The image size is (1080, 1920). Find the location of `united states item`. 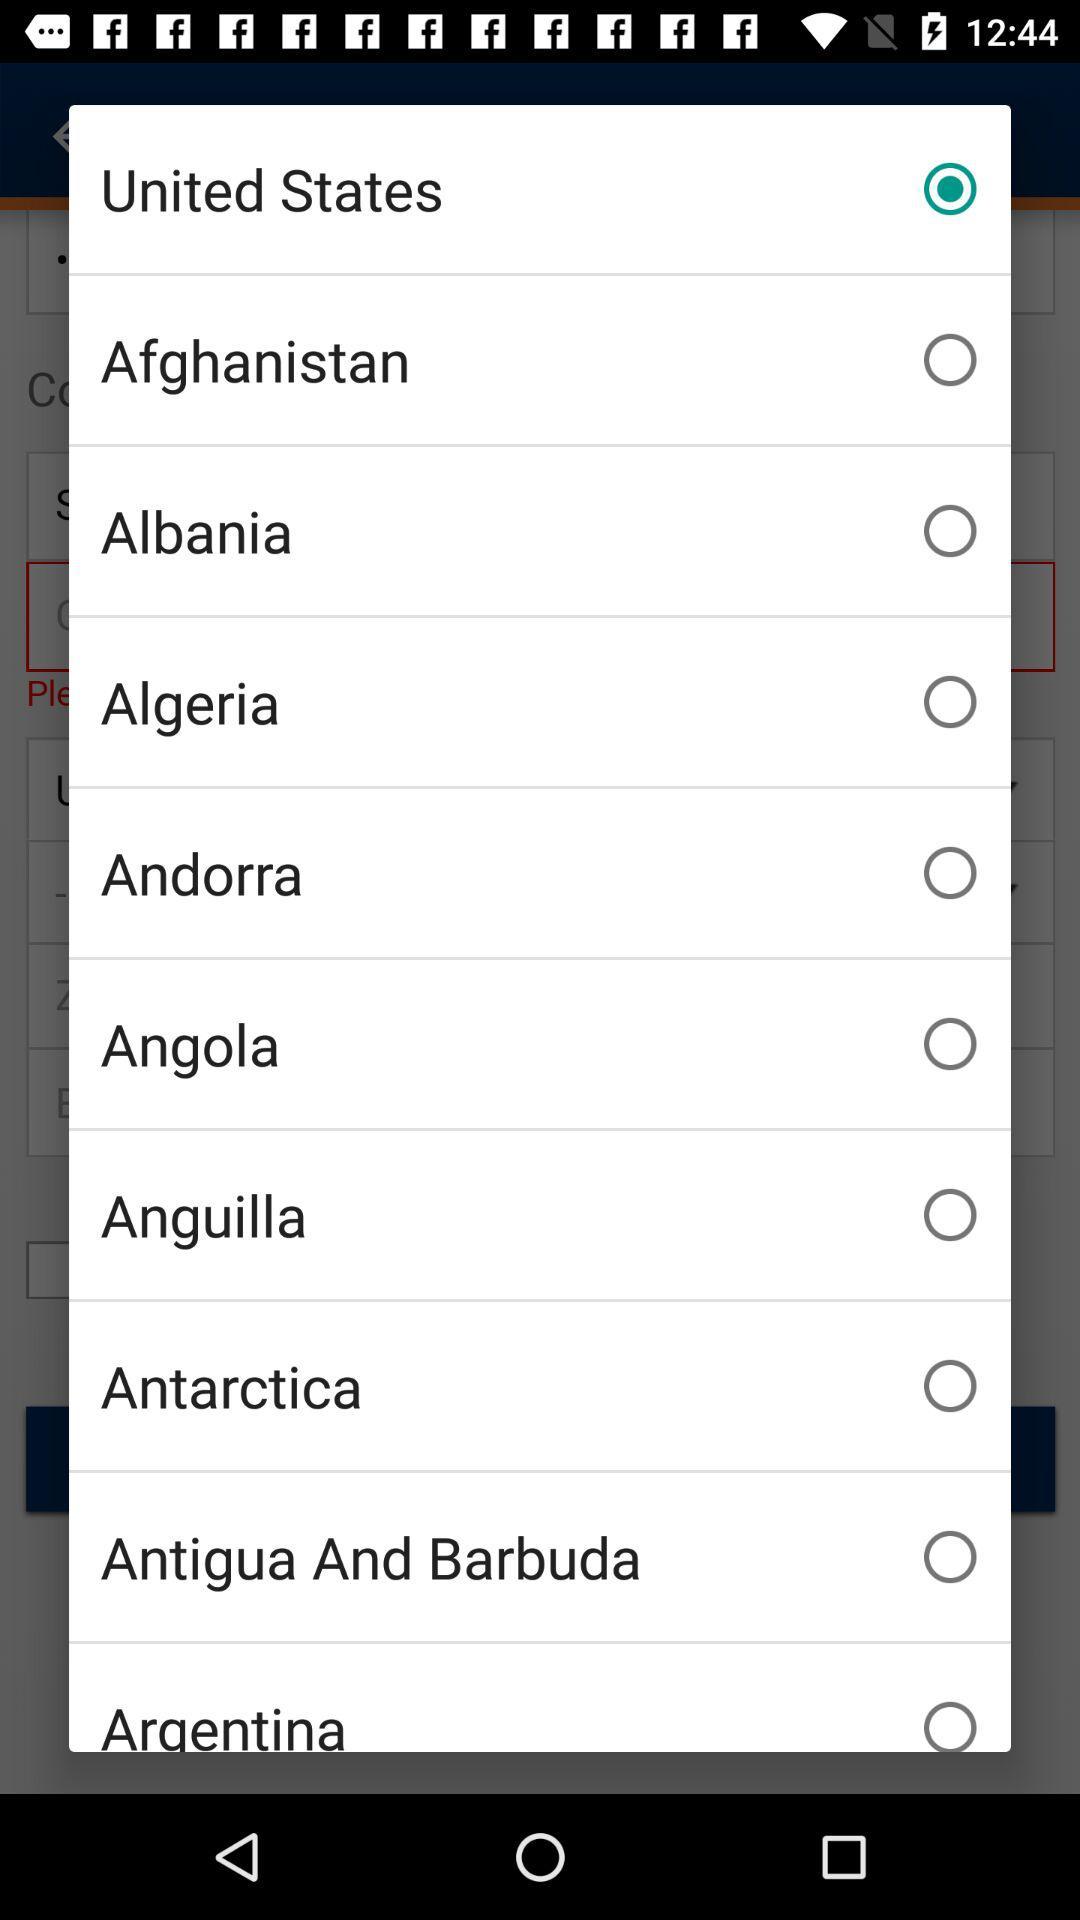

united states item is located at coordinates (540, 188).